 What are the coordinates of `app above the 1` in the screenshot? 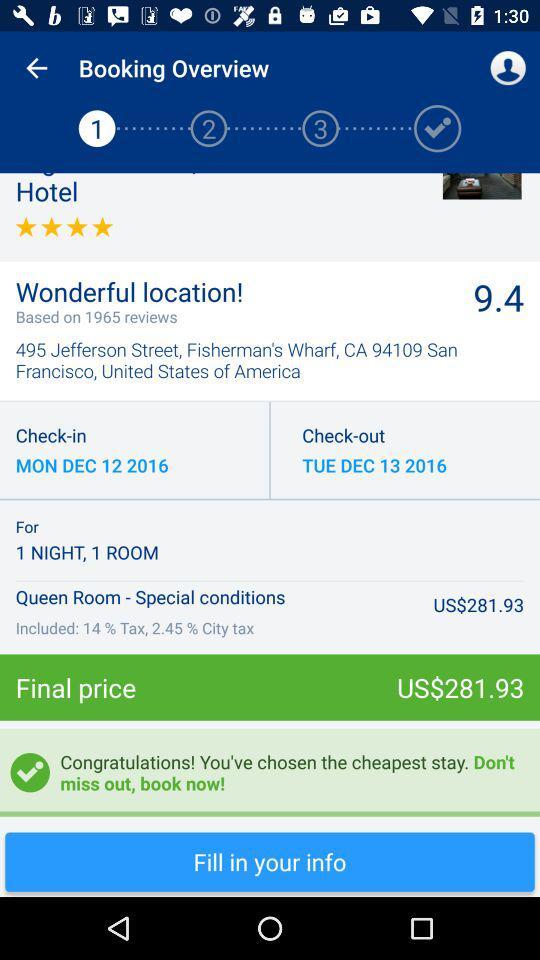 It's located at (36, 68).